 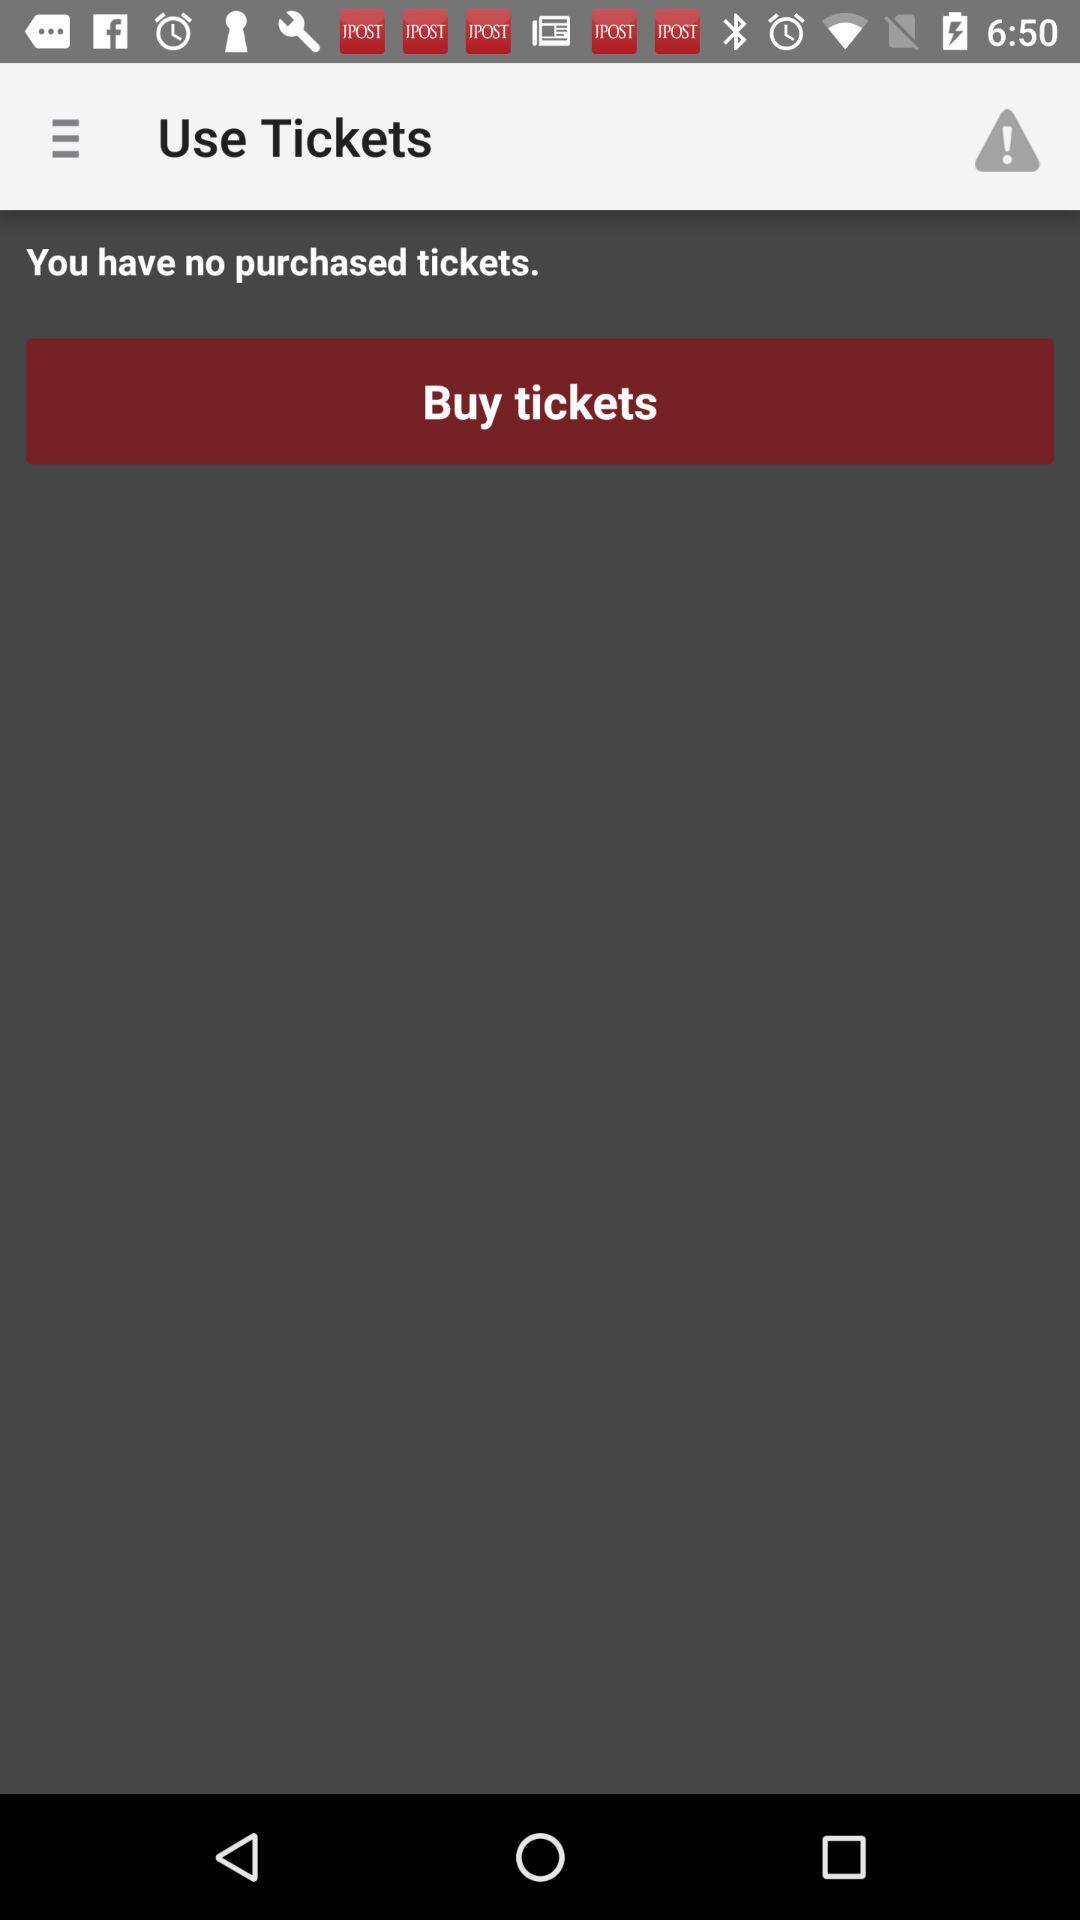 What do you see at coordinates (1017, 135) in the screenshot?
I see `app to the right of the use tickets` at bounding box center [1017, 135].